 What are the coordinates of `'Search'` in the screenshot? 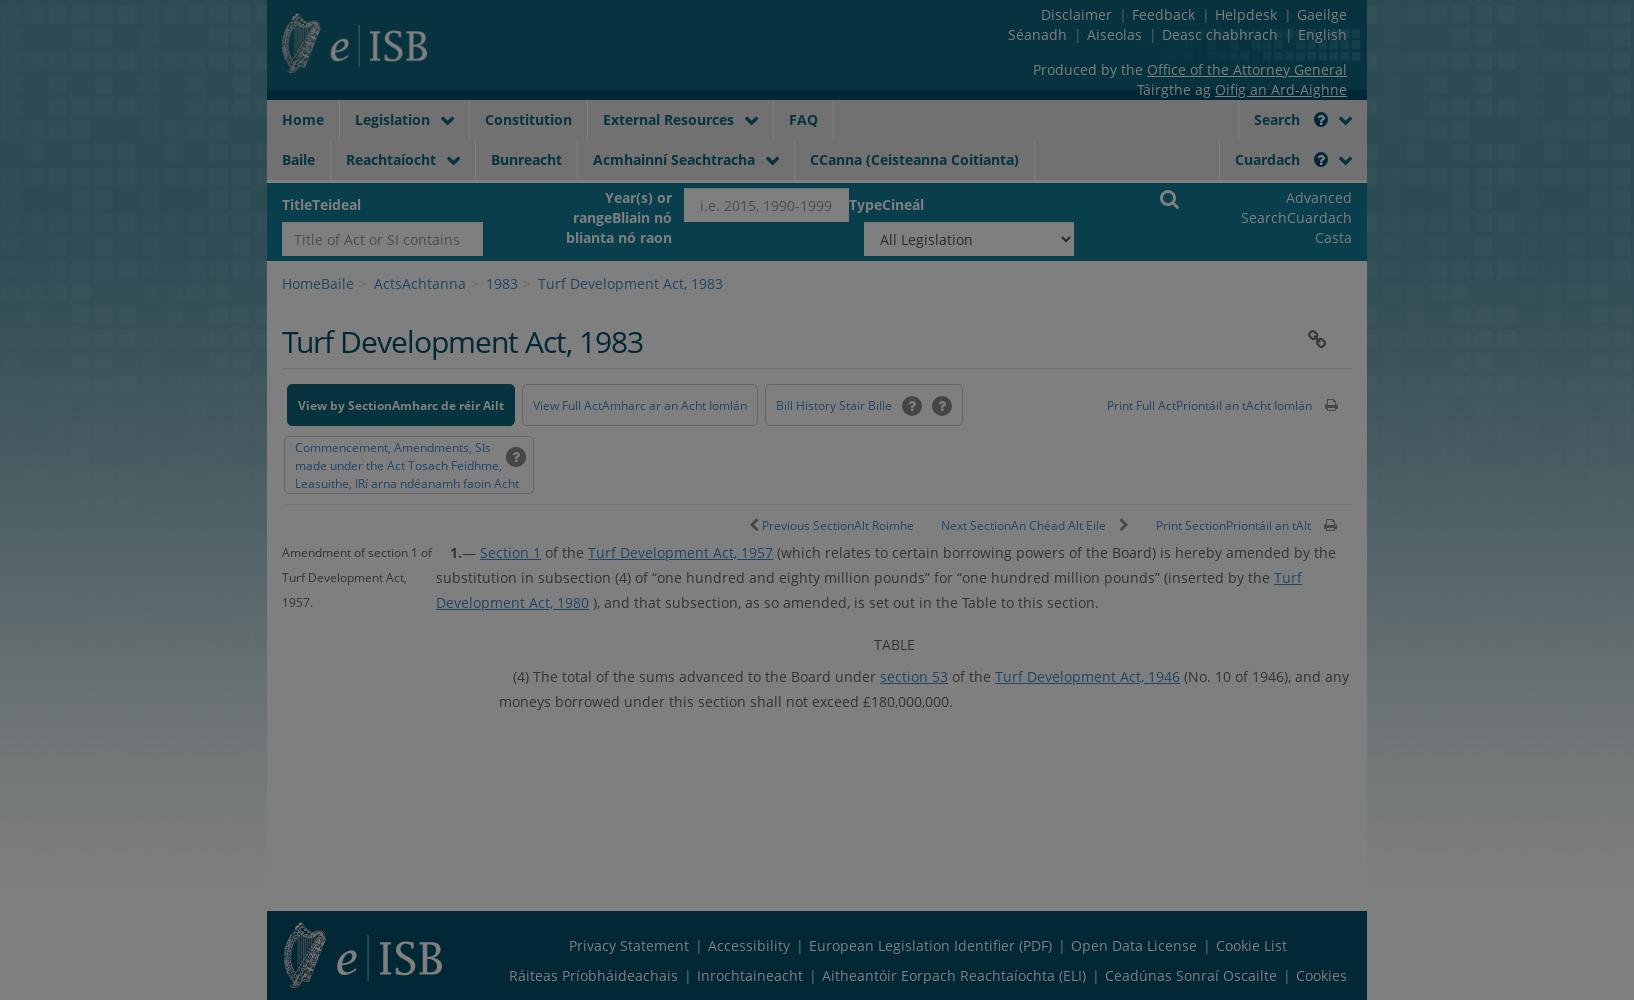 It's located at (1278, 118).